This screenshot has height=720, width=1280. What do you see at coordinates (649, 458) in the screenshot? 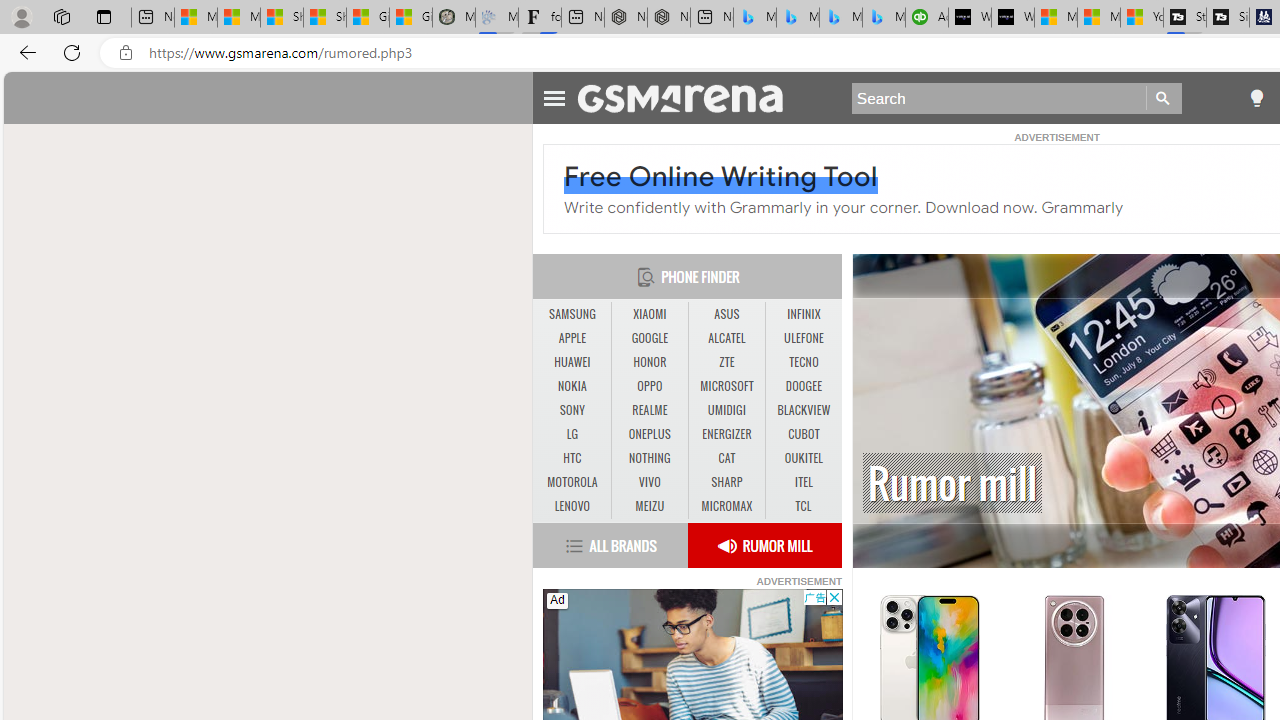
I see `'NOTHING'` at bounding box center [649, 458].